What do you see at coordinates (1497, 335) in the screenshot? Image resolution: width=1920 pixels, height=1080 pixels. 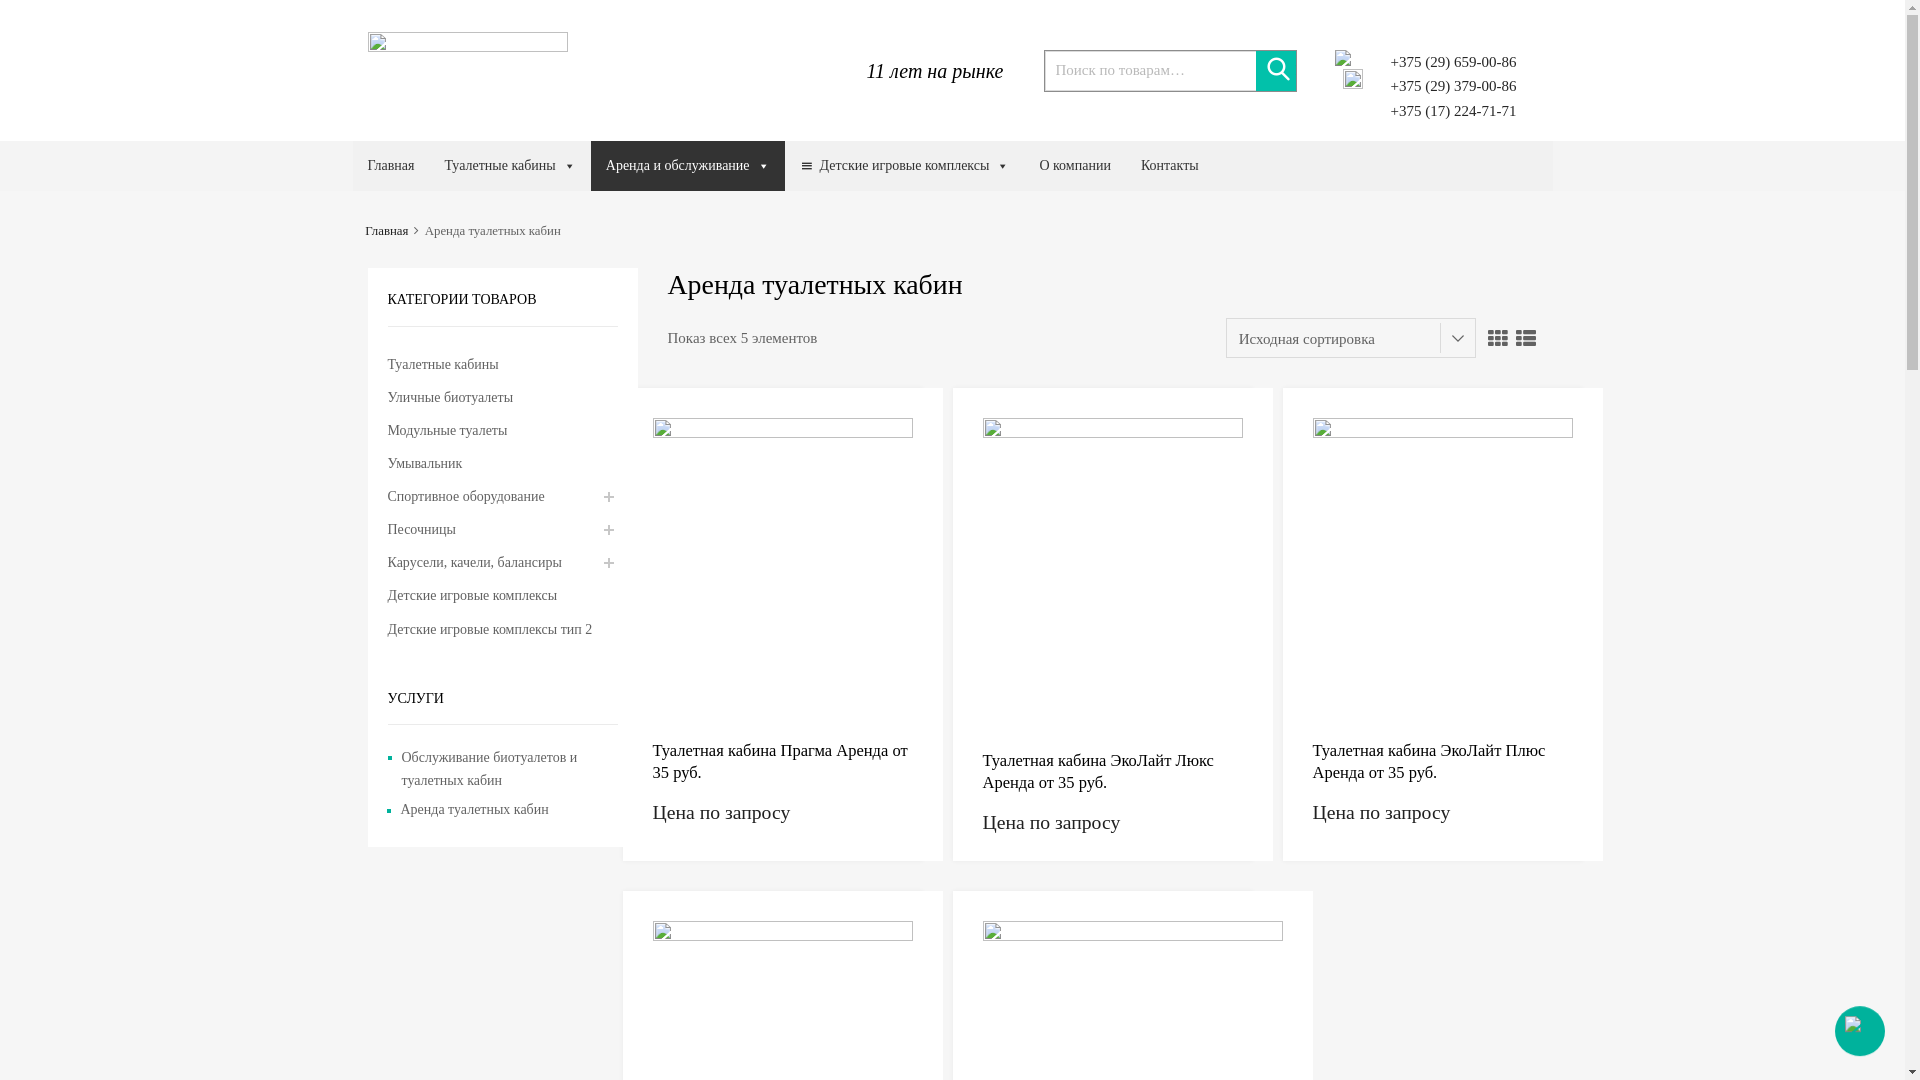 I see `'Grid View'` at bounding box center [1497, 335].